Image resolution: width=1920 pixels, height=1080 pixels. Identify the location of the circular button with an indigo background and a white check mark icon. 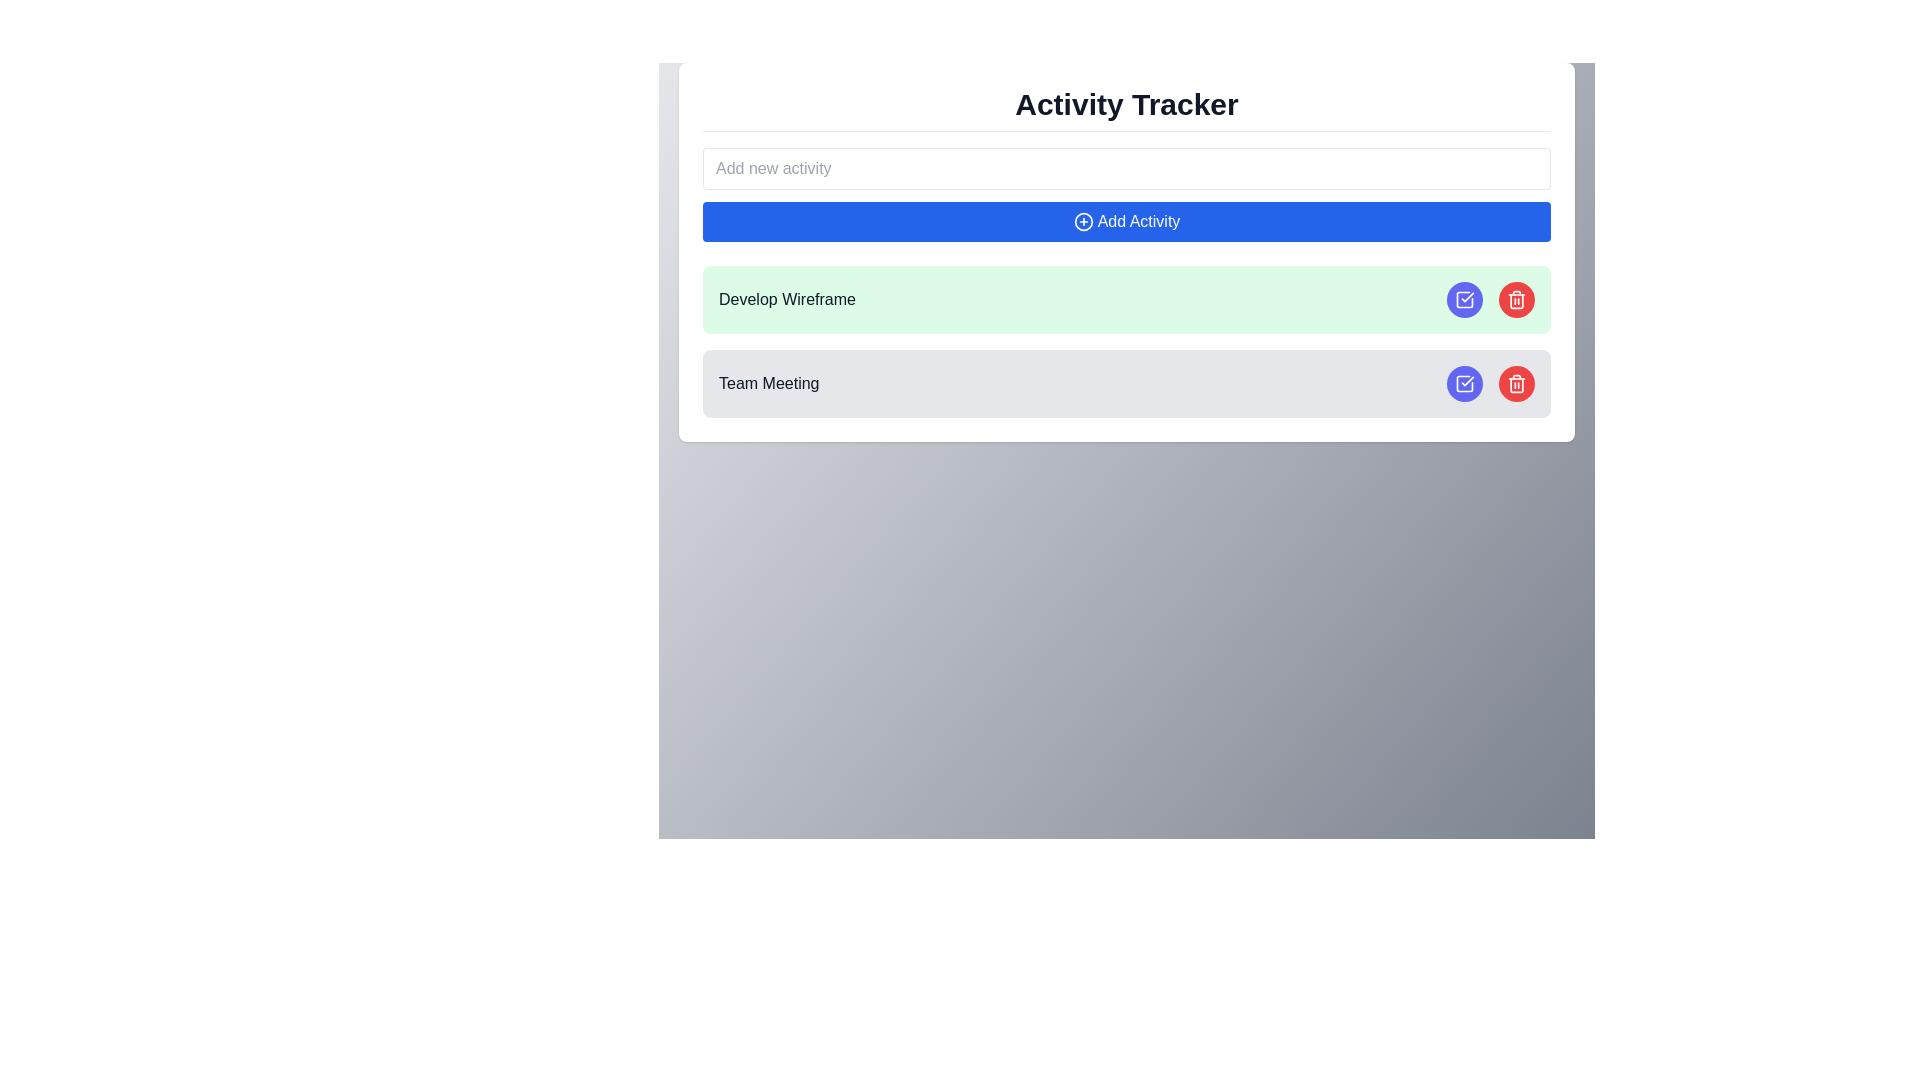
(1464, 384).